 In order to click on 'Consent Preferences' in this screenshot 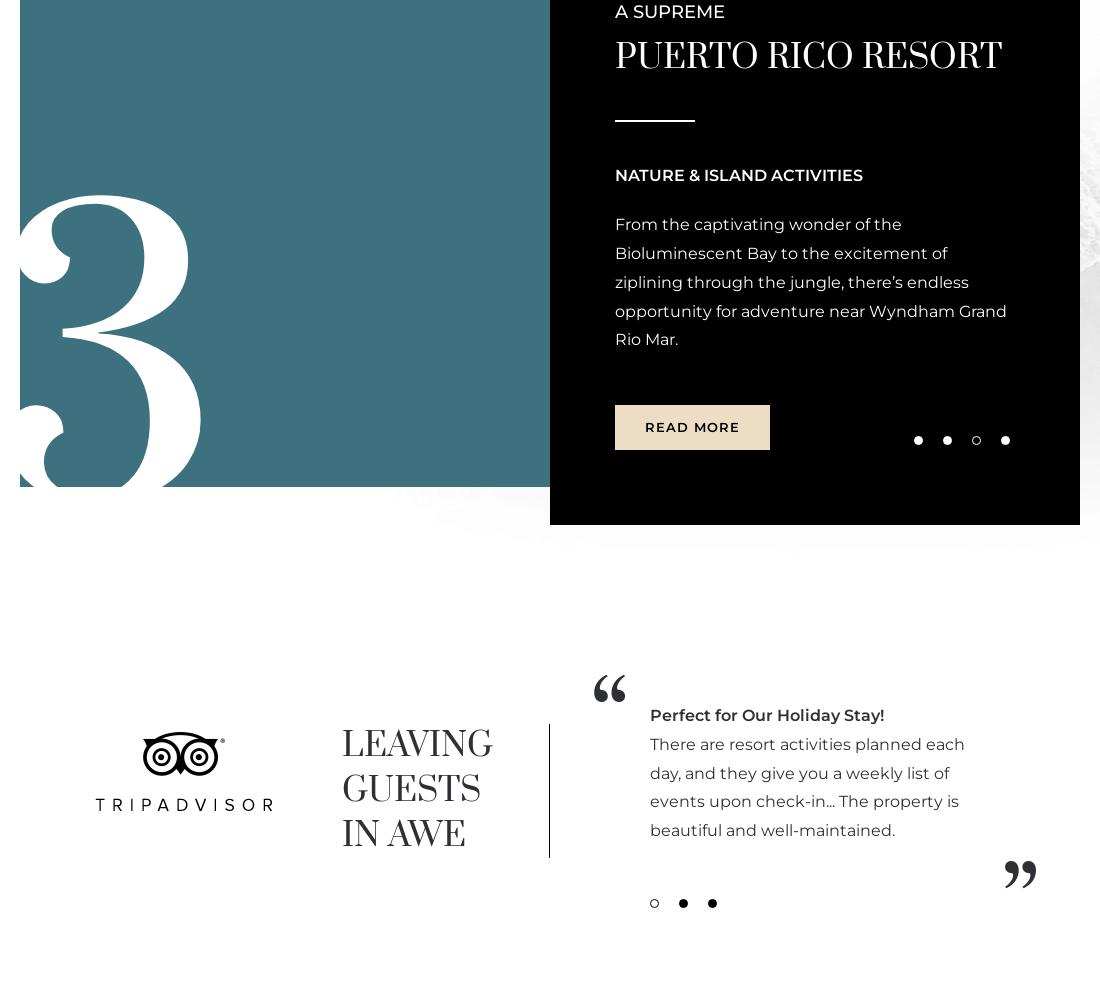, I will do `click(649, 361)`.